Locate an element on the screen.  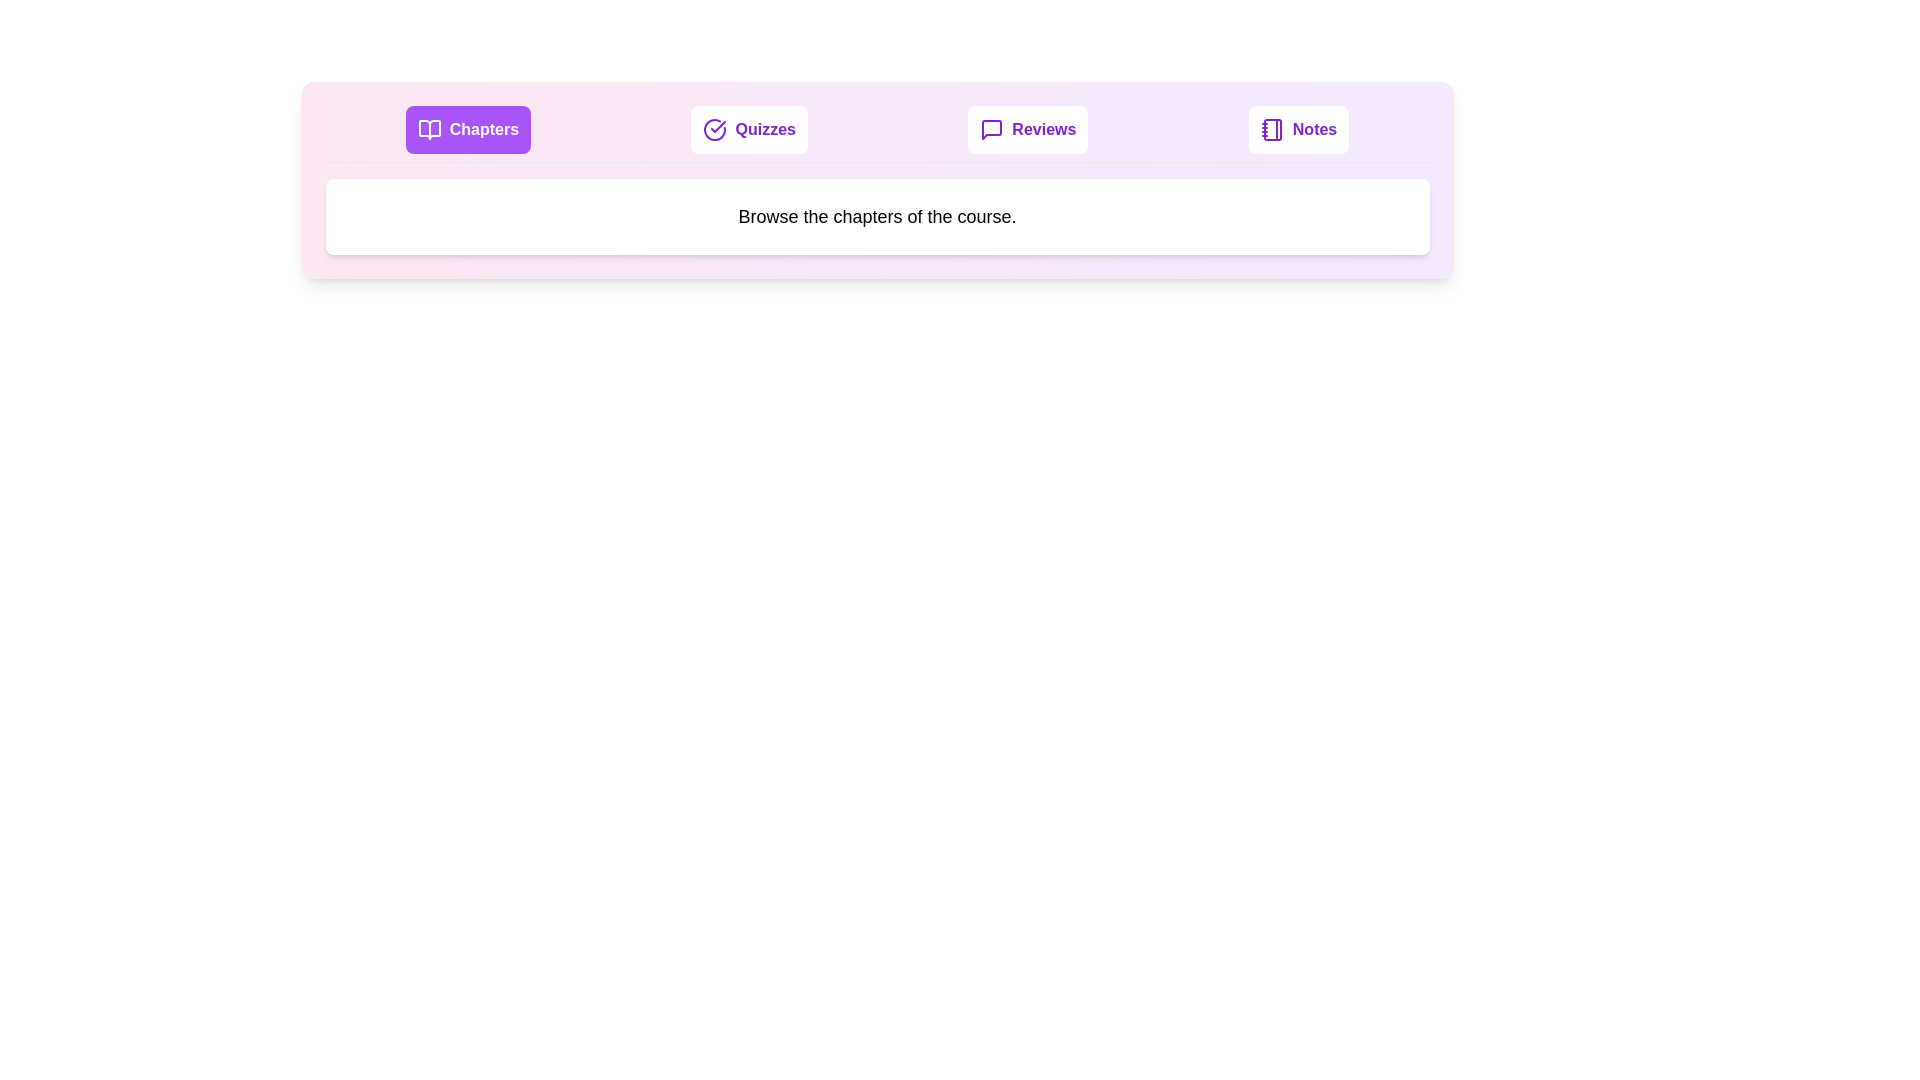
the Chapters tab is located at coordinates (466, 130).